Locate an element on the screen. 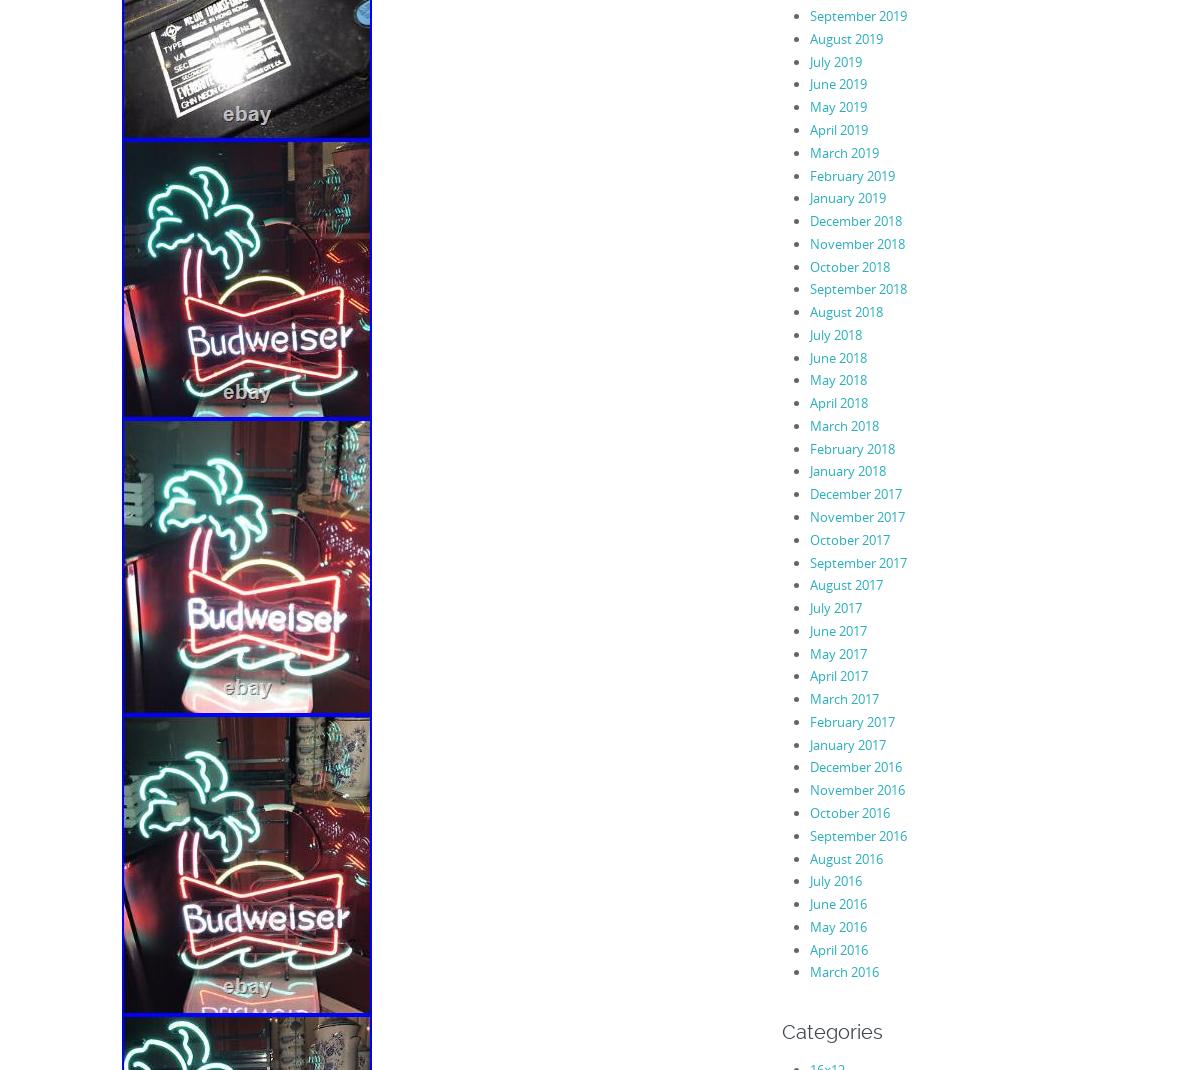 This screenshot has width=1184, height=1070. 'August 2019' is located at coordinates (845, 36).